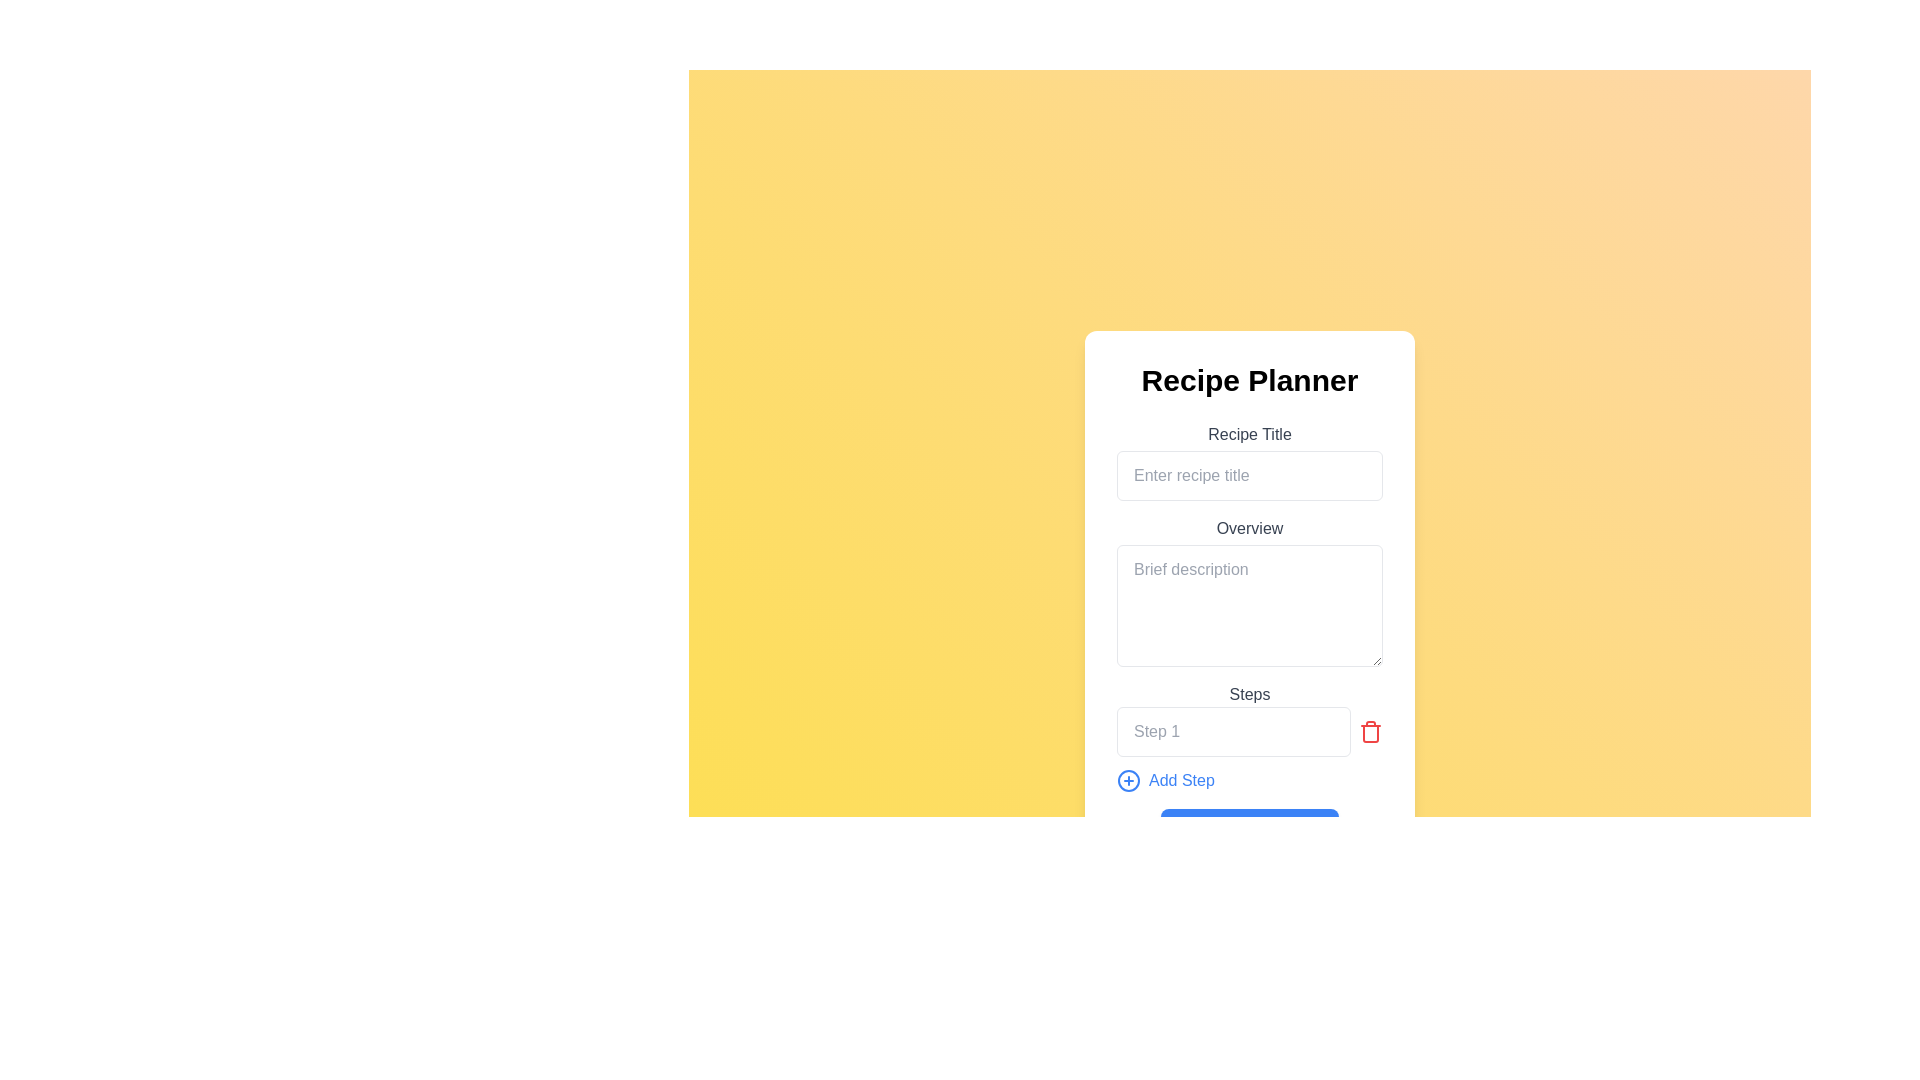  Describe the element at coordinates (1248, 832) in the screenshot. I see `the blue rectangular 'Save Recipe' button with rounded corners` at that location.